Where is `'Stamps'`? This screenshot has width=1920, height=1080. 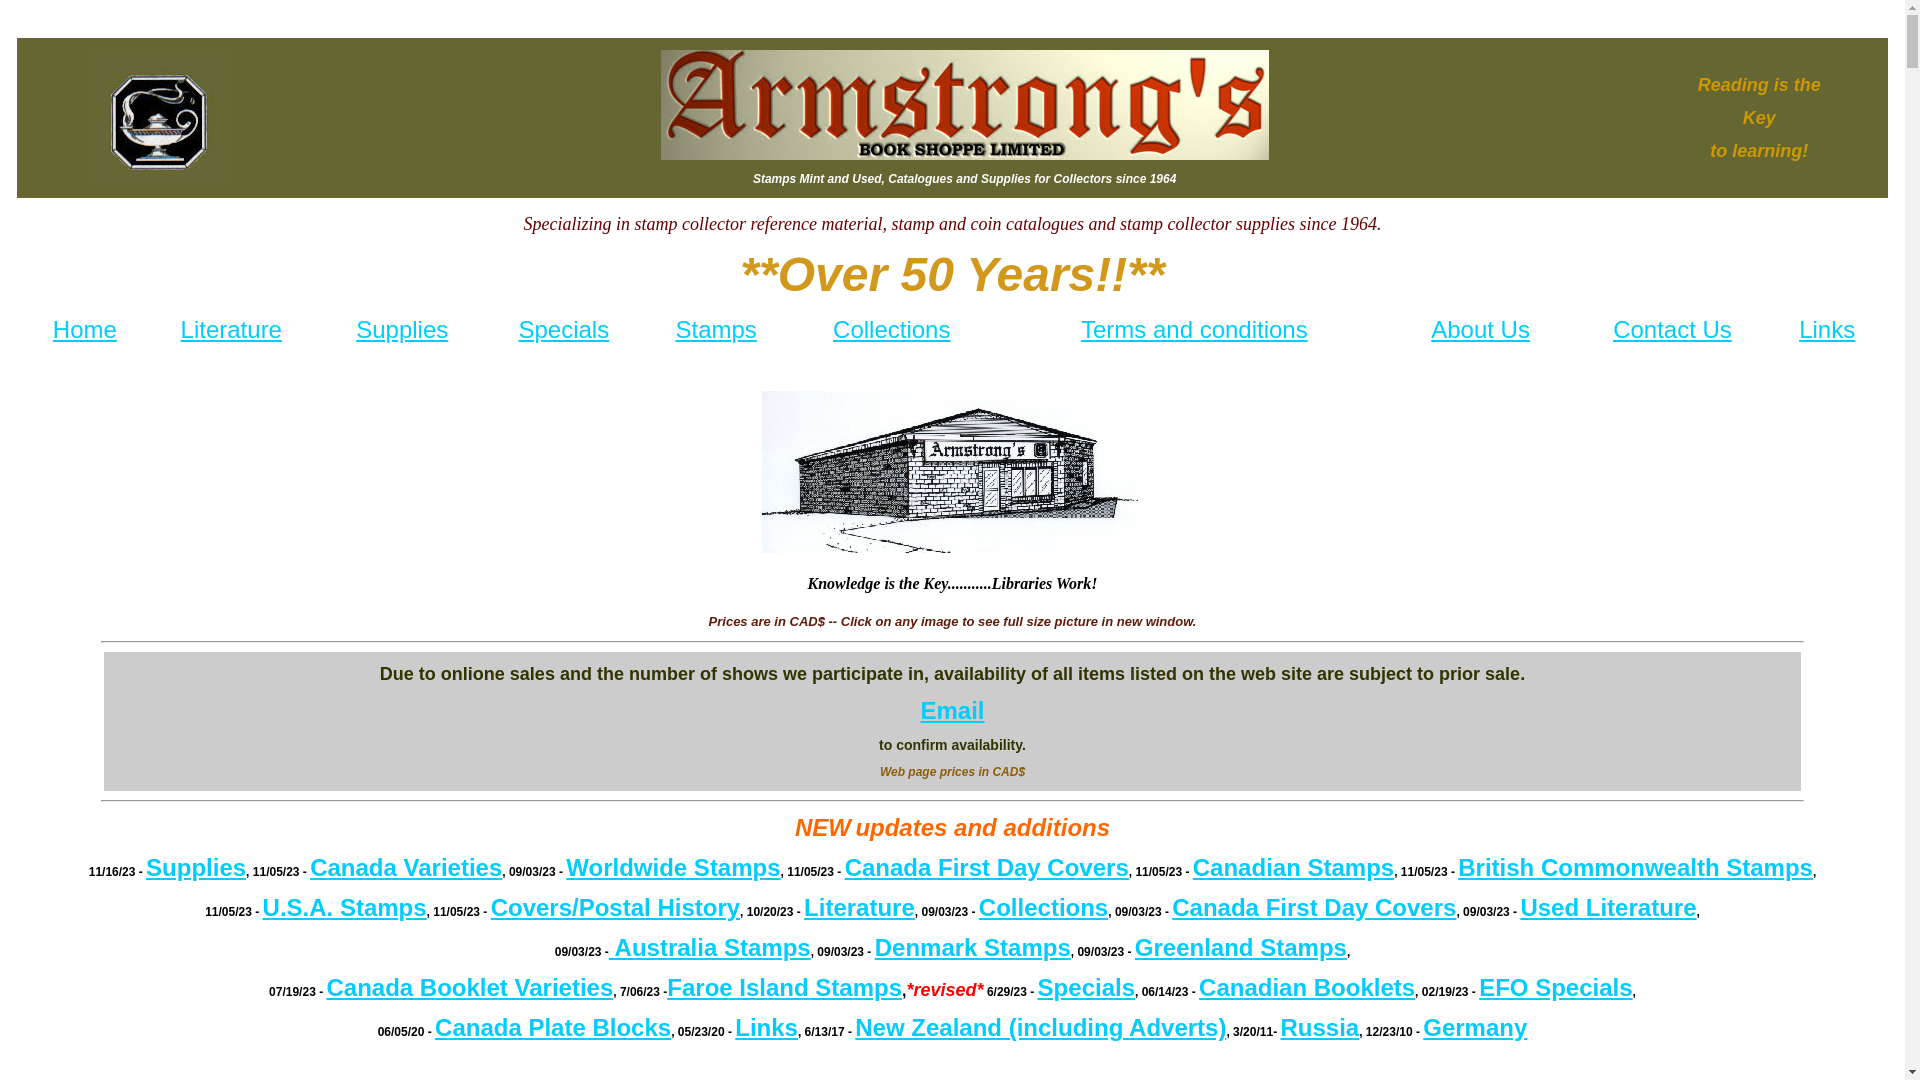
'Stamps' is located at coordinates (675, 328).